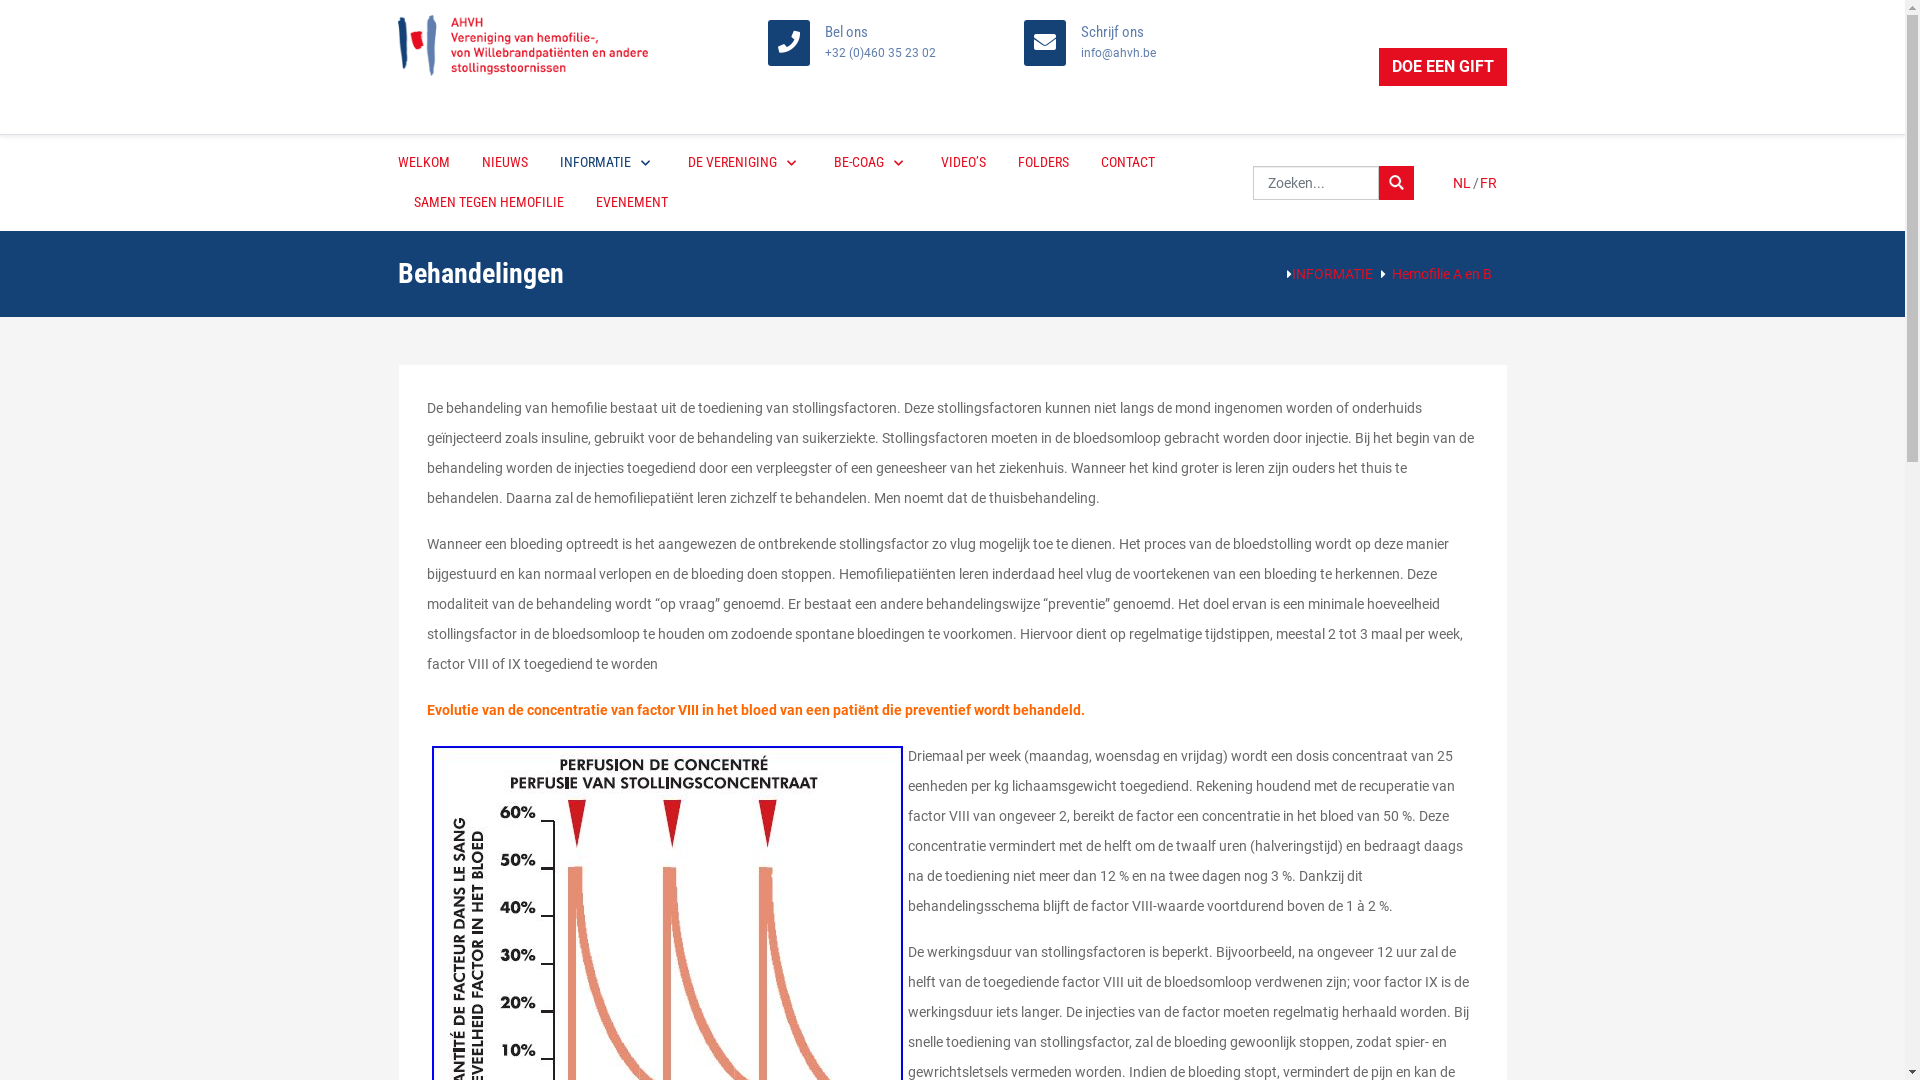 The image size is (1920, 1080). I want to click on 'Hemofilie A en B', so click(1391, 273).